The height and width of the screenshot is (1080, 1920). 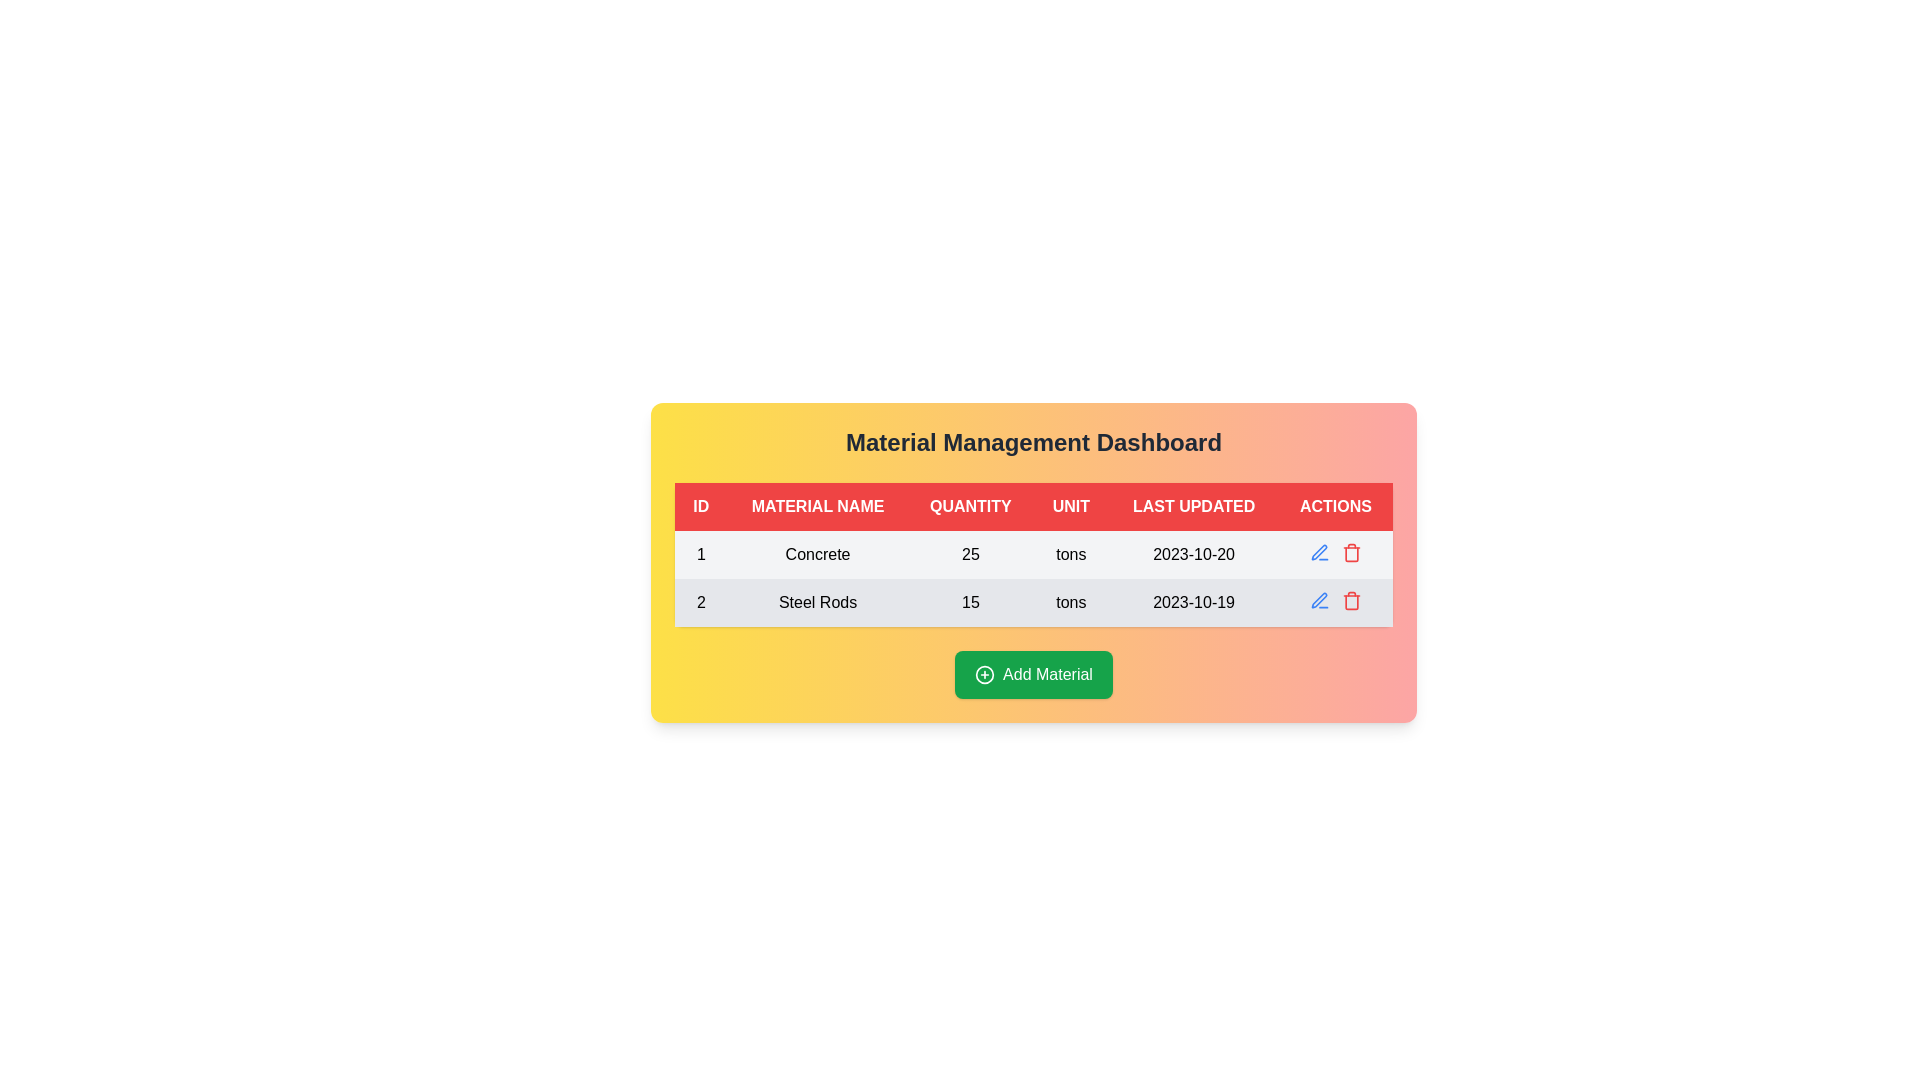 What do you see at coordinates (970, 505) in the screenshot?
I see `the 'QUANTITY' button-like UI component with a red background and white text, located in the table header row as the third item from the left` at bounding box center [970, 505].